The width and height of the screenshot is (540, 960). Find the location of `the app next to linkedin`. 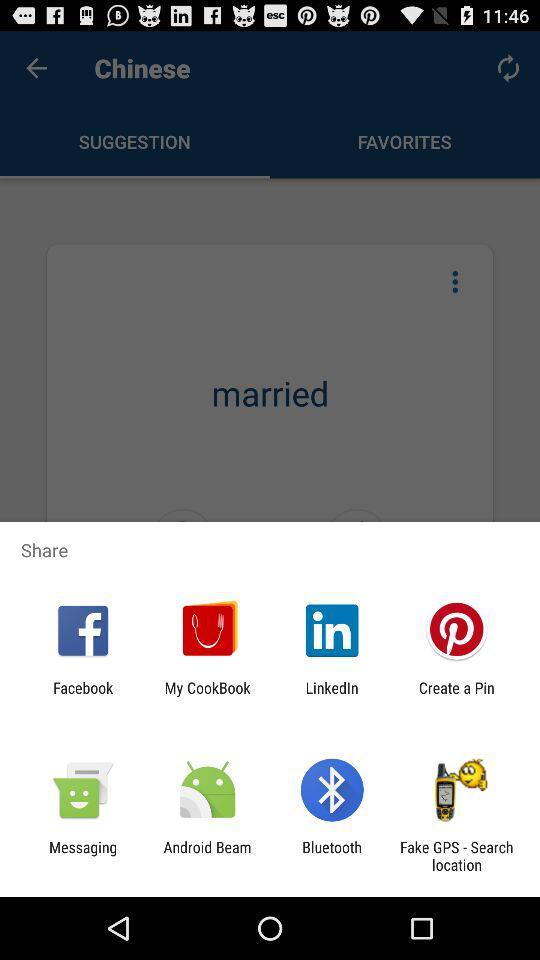

the app next to linkedin is located at coordinates (456, 696).